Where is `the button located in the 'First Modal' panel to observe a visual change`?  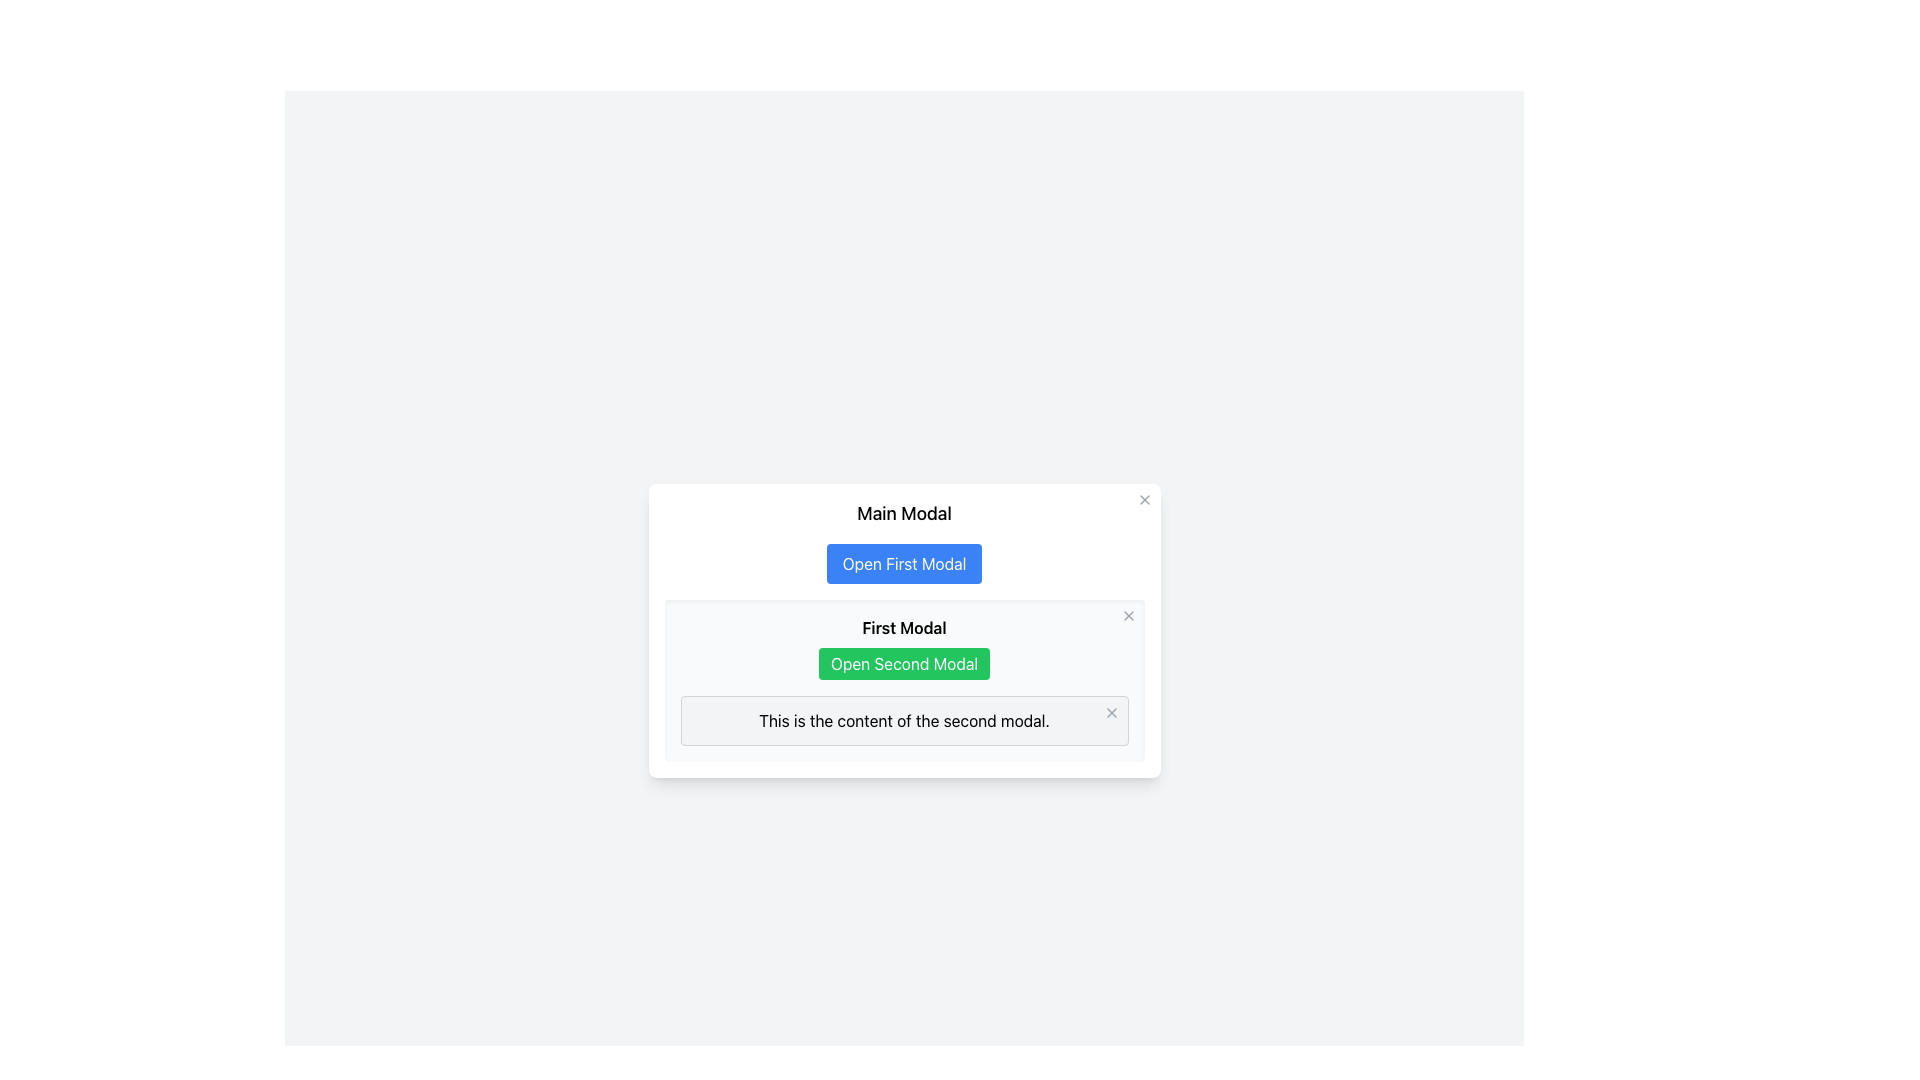
the button located in the 'First Modal' panel to observe a visual change is located at coordinates (903, 663).